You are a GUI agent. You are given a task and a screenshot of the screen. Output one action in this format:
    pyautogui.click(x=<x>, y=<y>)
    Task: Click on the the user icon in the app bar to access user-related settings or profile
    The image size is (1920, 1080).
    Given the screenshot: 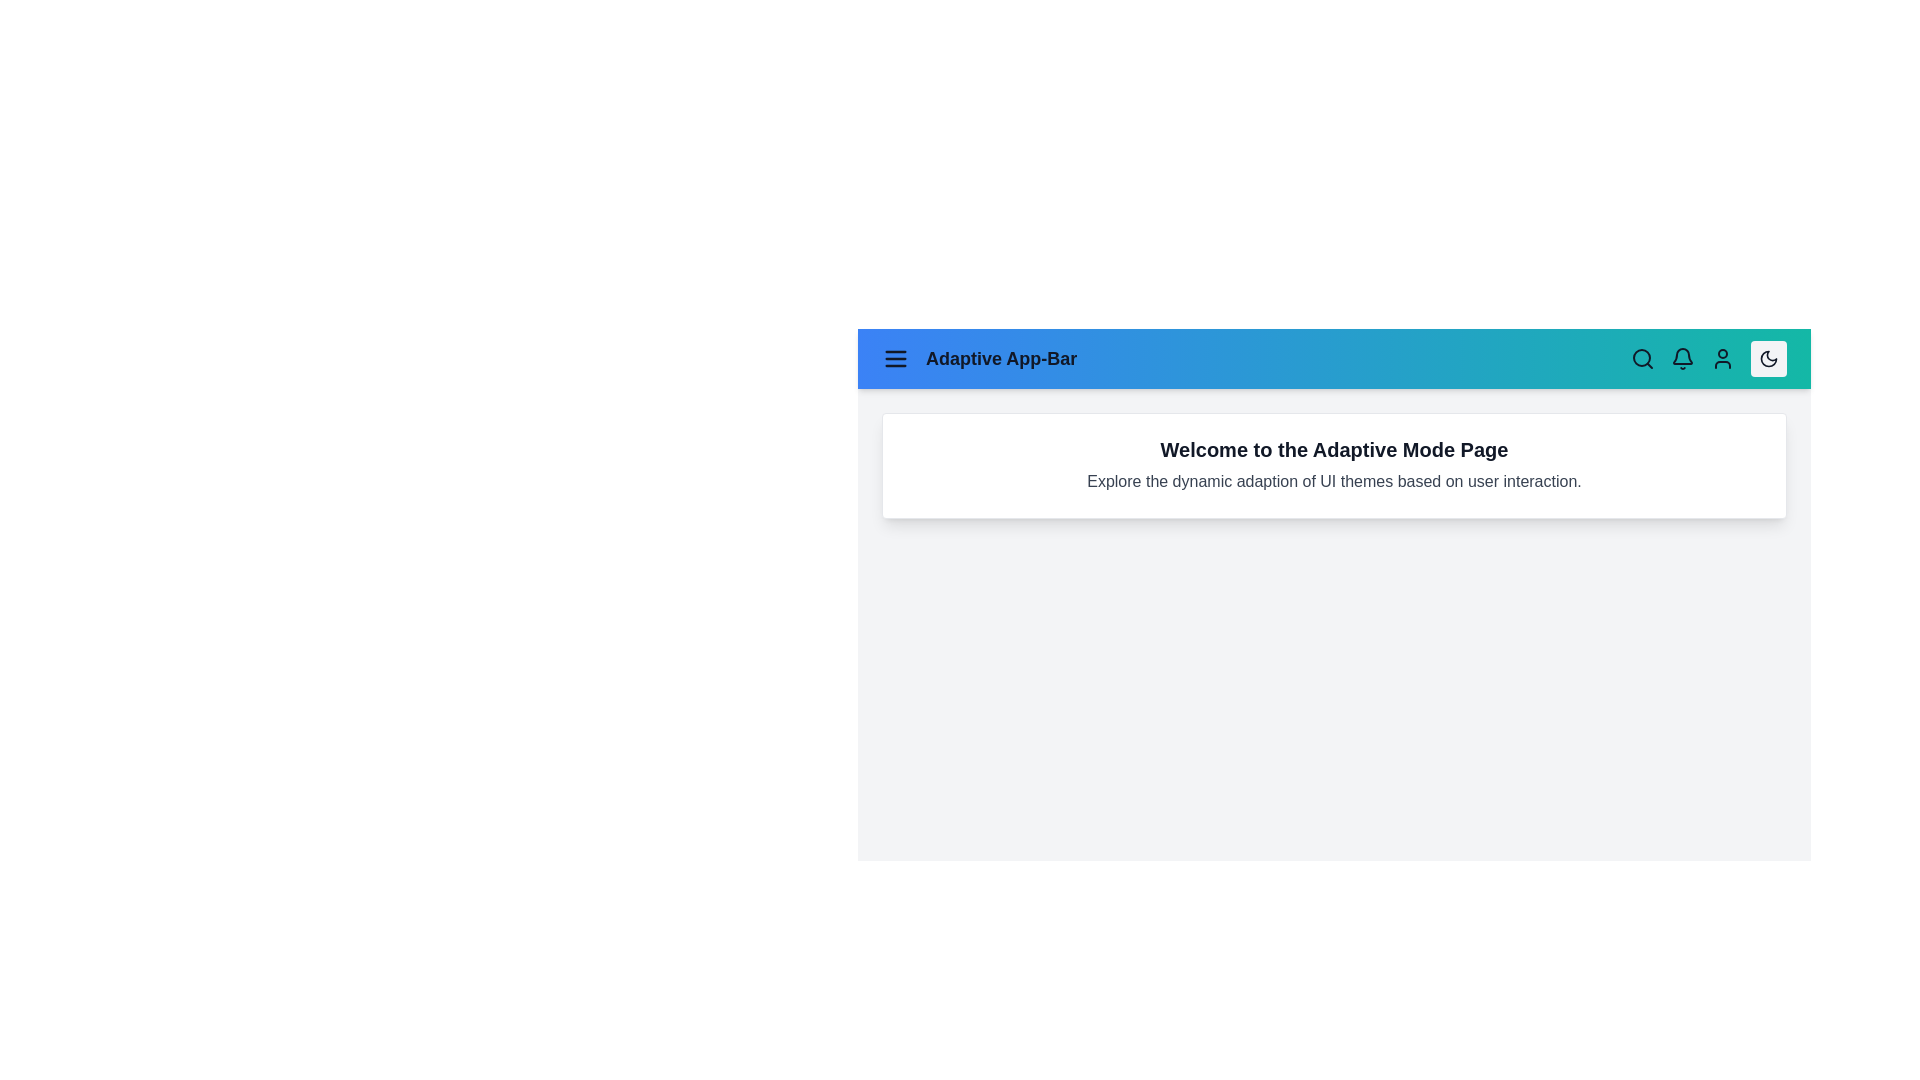 What is the action you would take?
    pyautogui.click(x=1722, y=357)
    